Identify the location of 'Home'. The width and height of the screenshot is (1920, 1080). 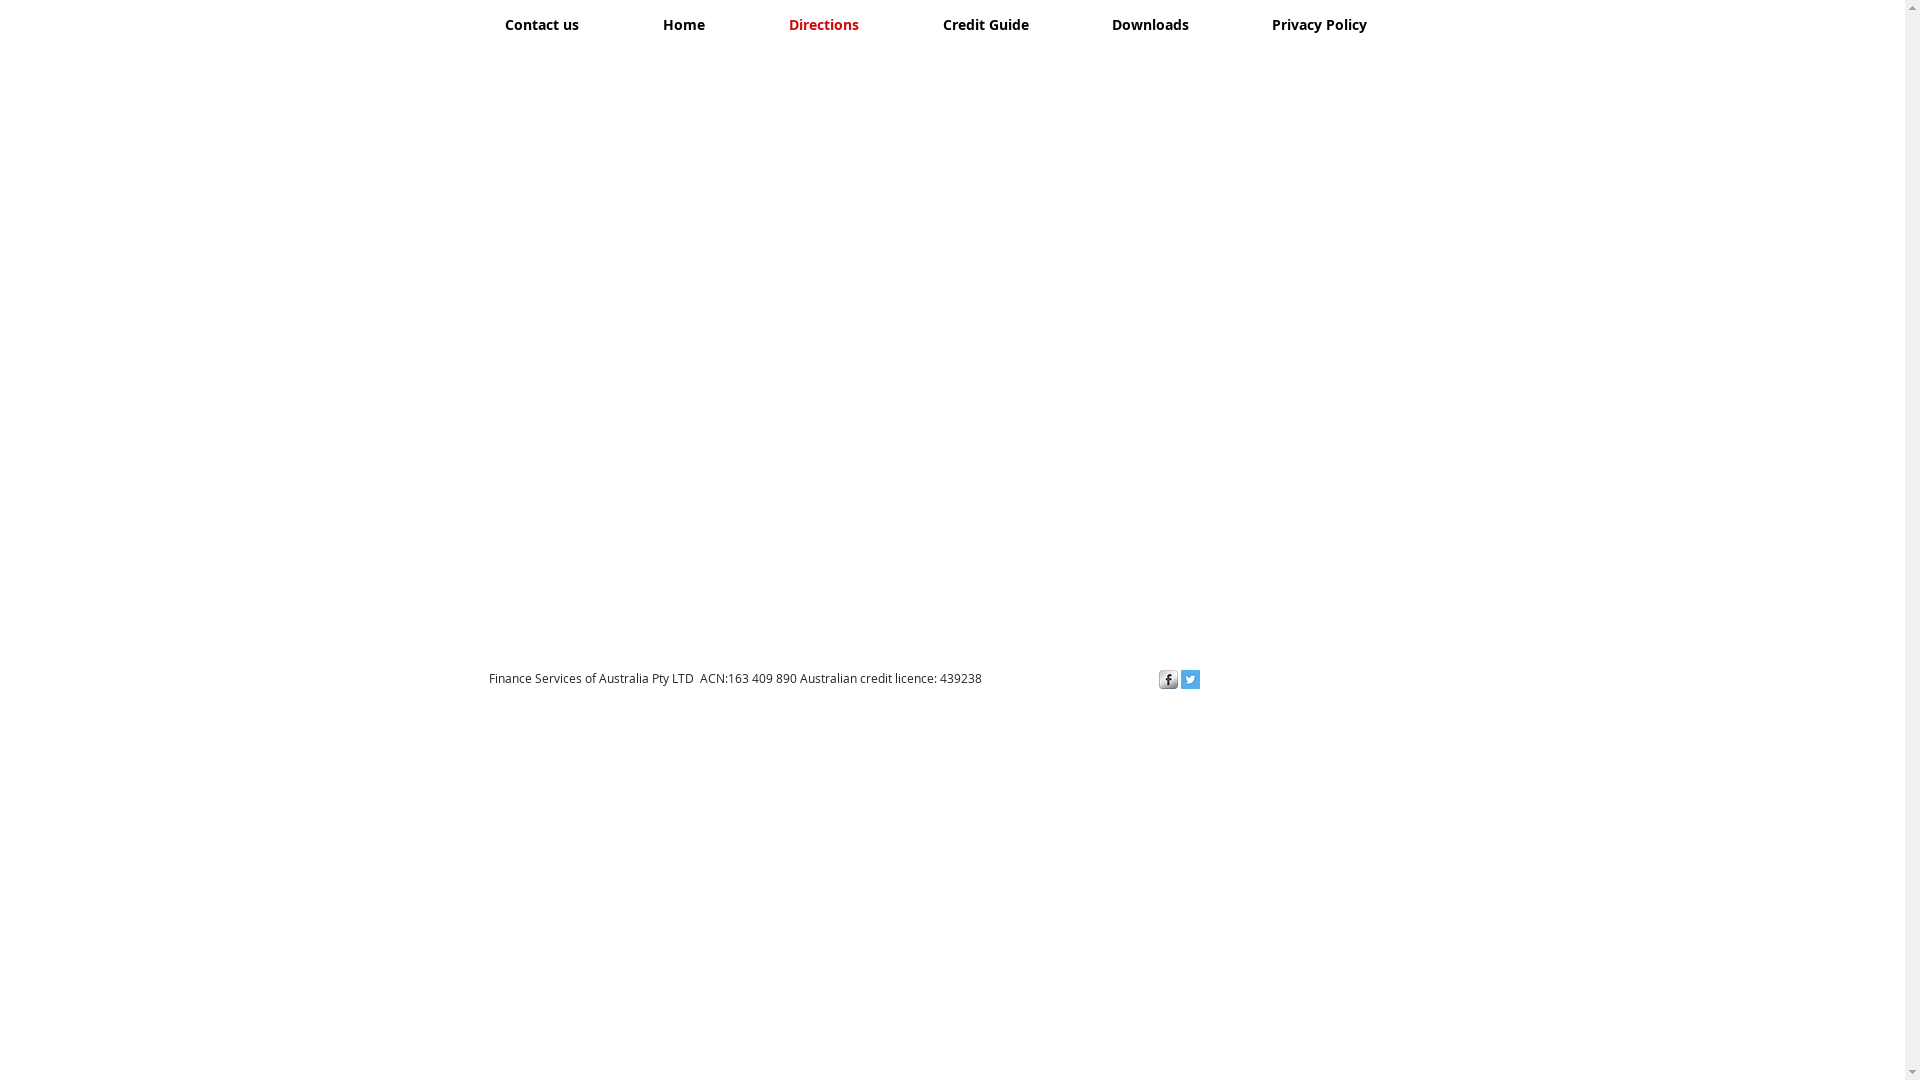
(682, 24).